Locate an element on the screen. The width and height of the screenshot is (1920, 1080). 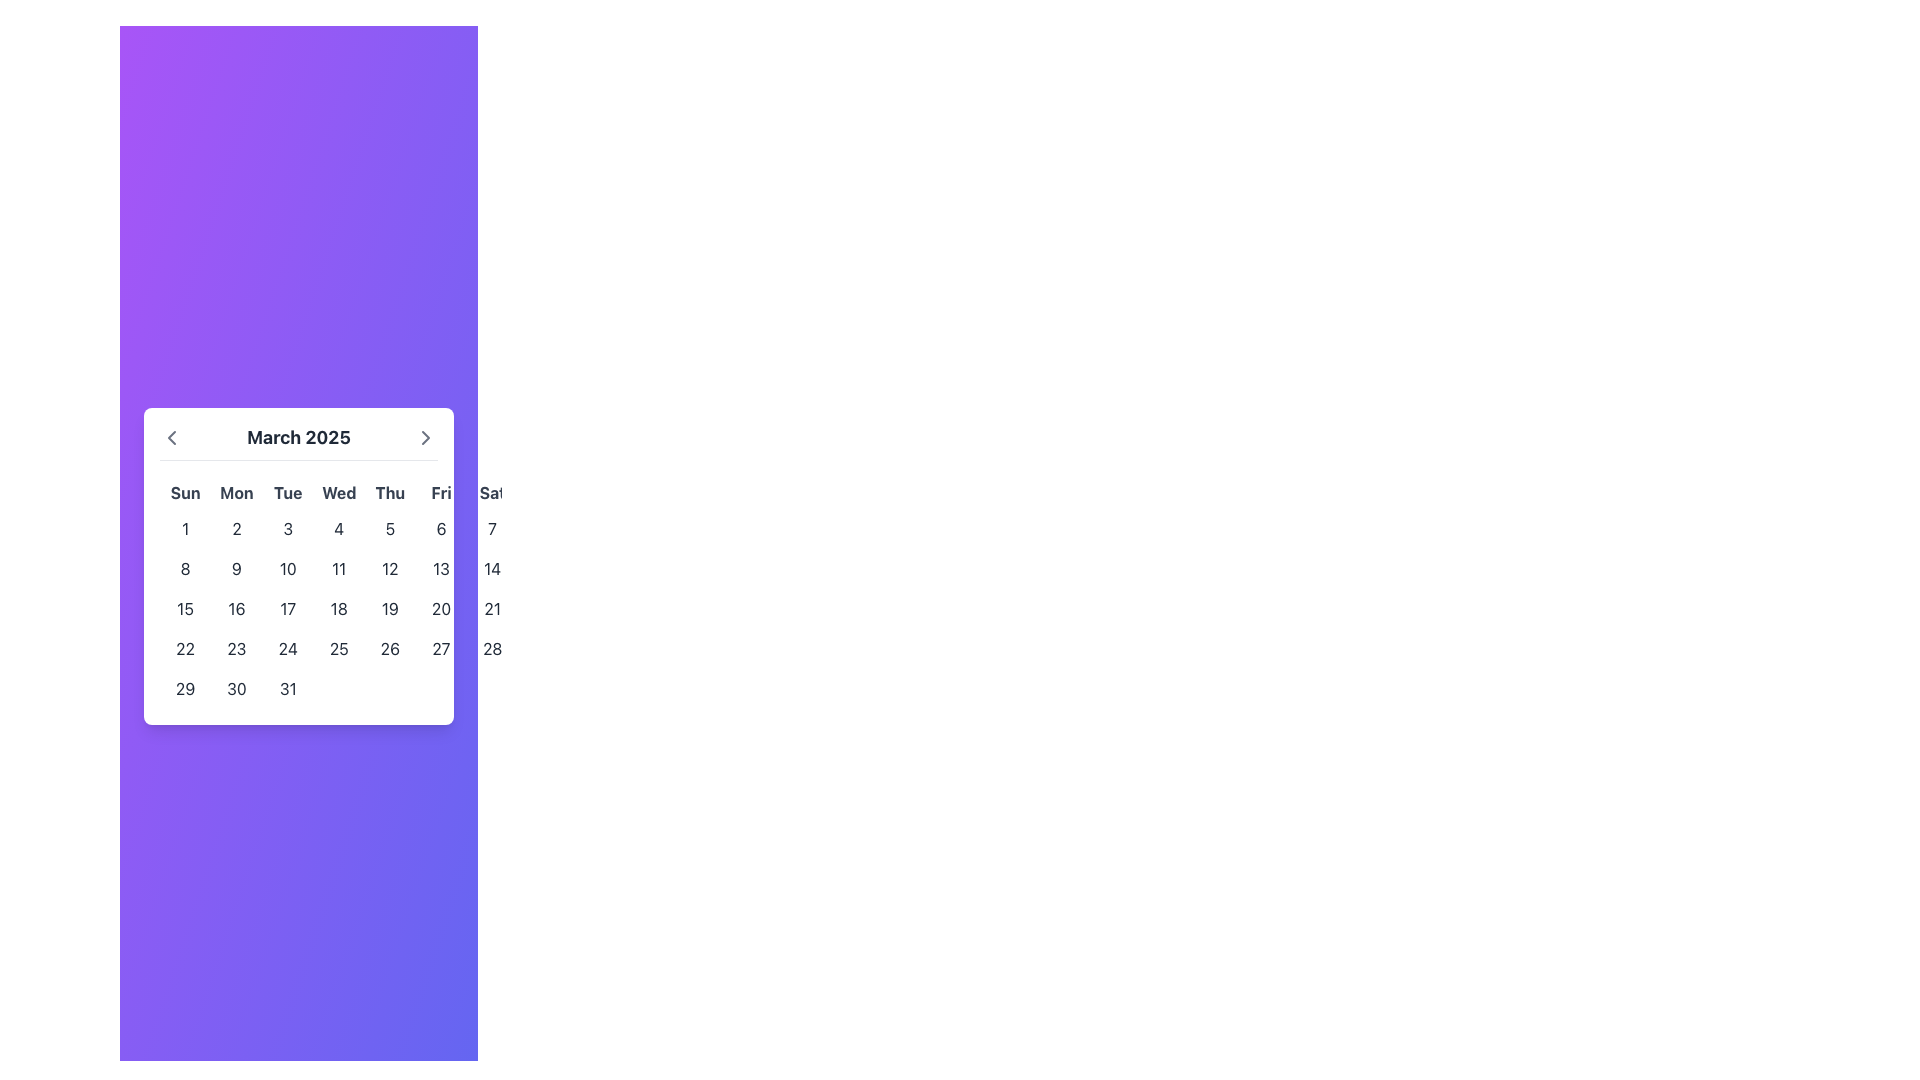
the grid cell displaying the number '27' which is part of the calendar widget, positioned in the bottom-right row of the date section is located at coordinates (440, 648).